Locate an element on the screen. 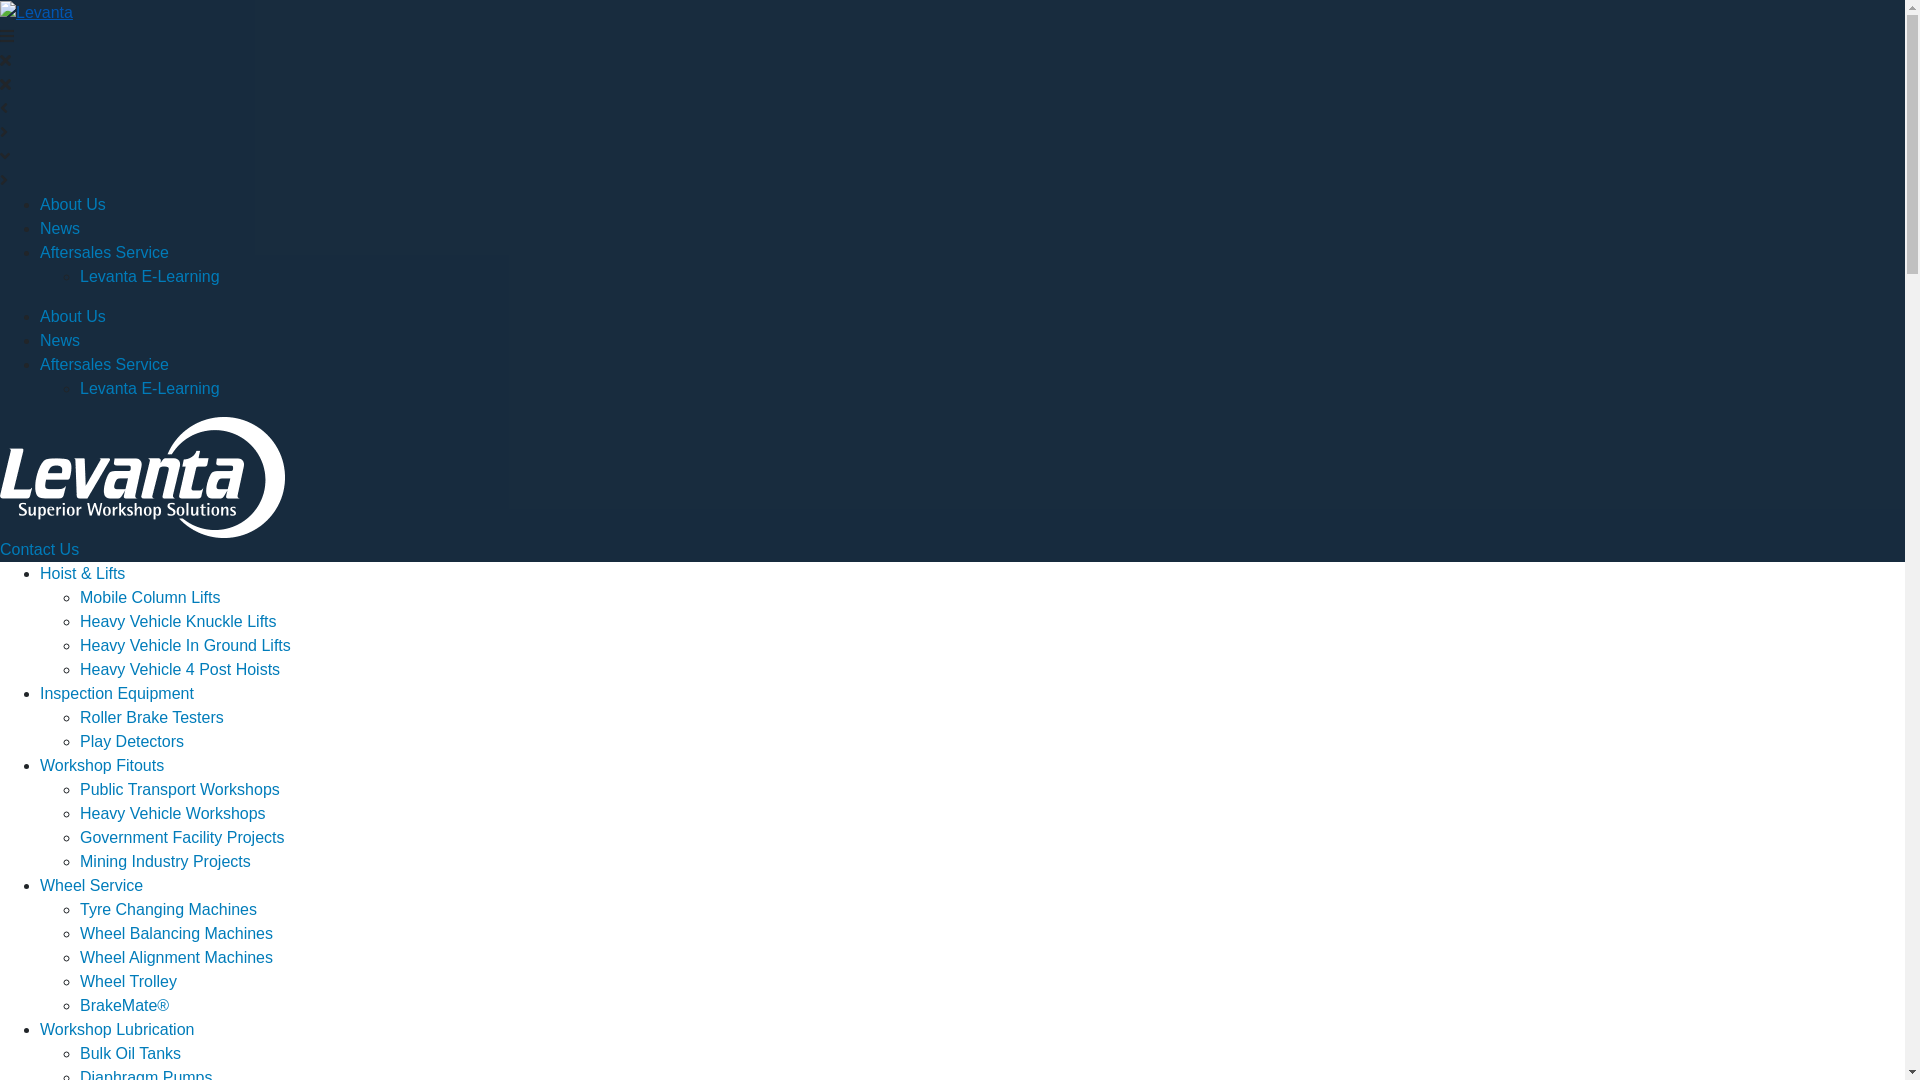 This screenshot has height=1080, width=1920. 'Aftersales Service' is located at coordinates (103, 251).